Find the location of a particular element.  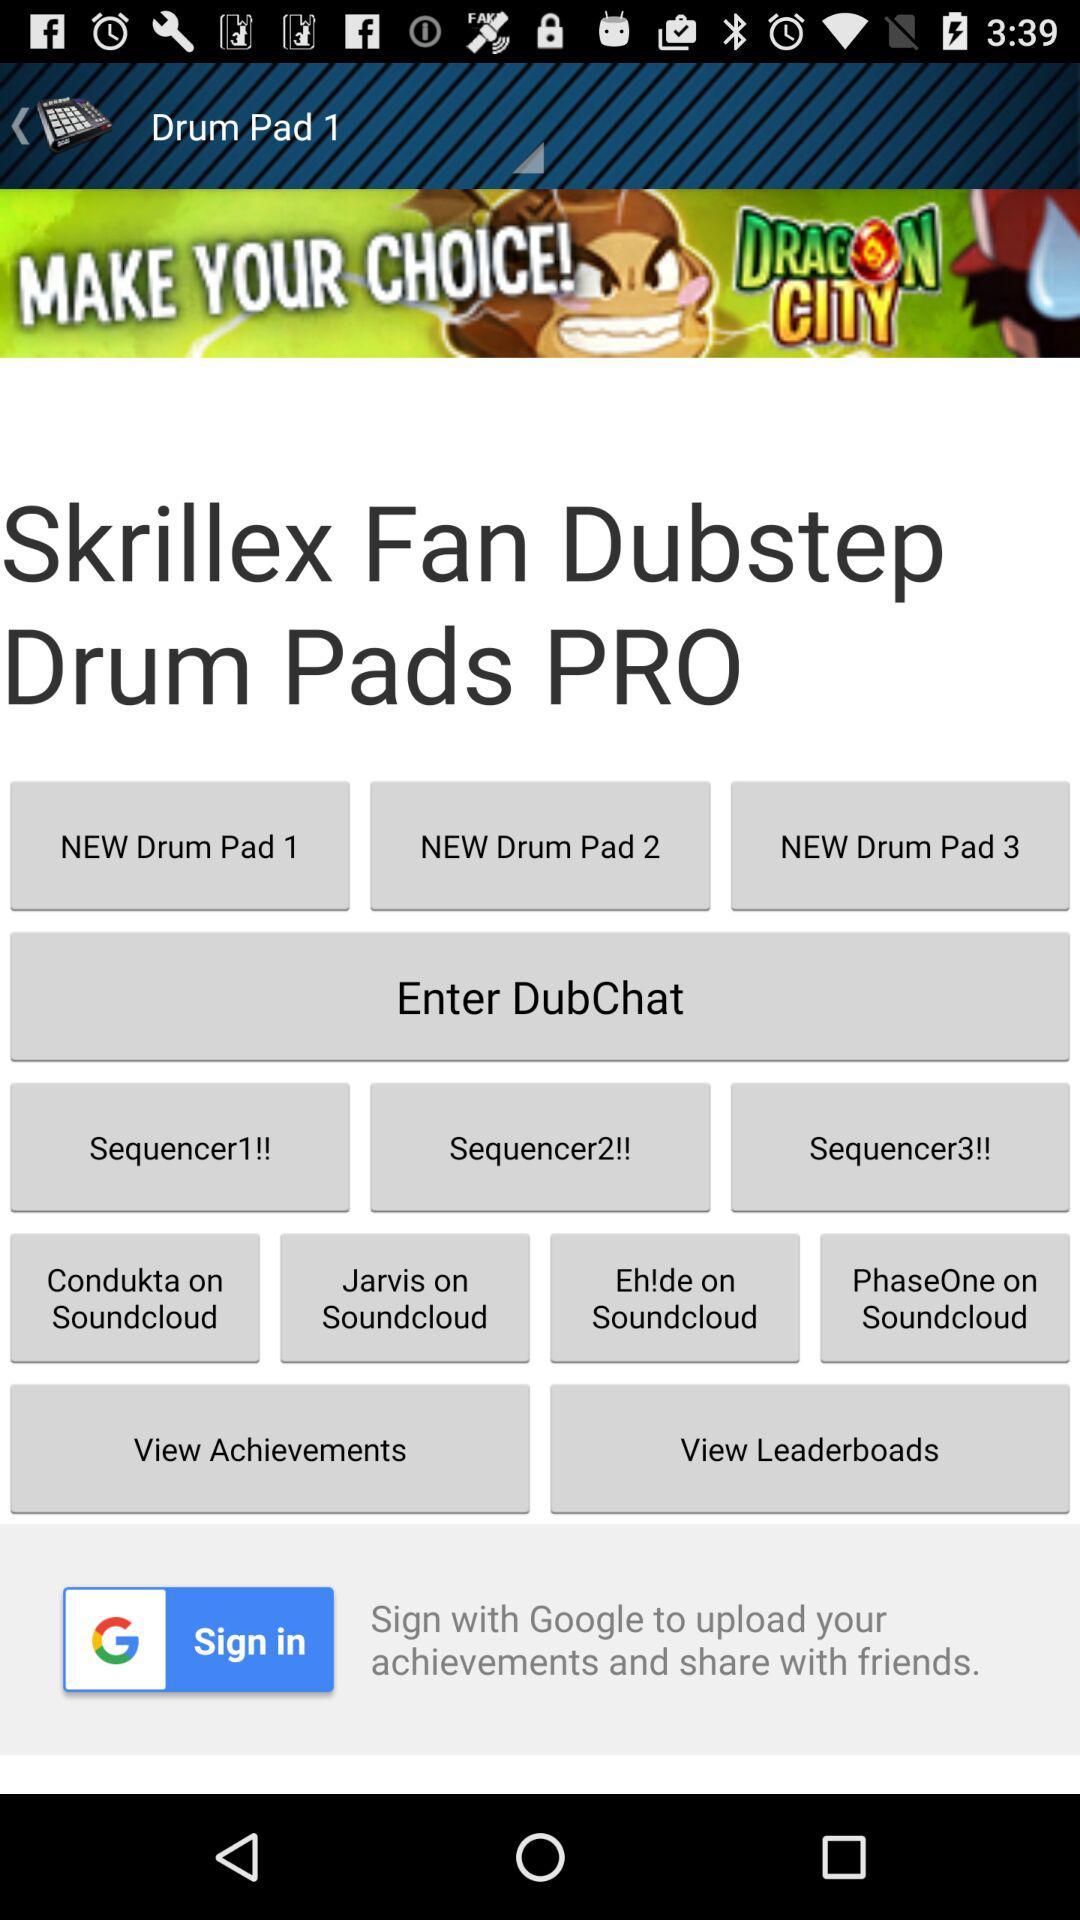

the icon above view achievements button is located at coordinates (135, 1297).